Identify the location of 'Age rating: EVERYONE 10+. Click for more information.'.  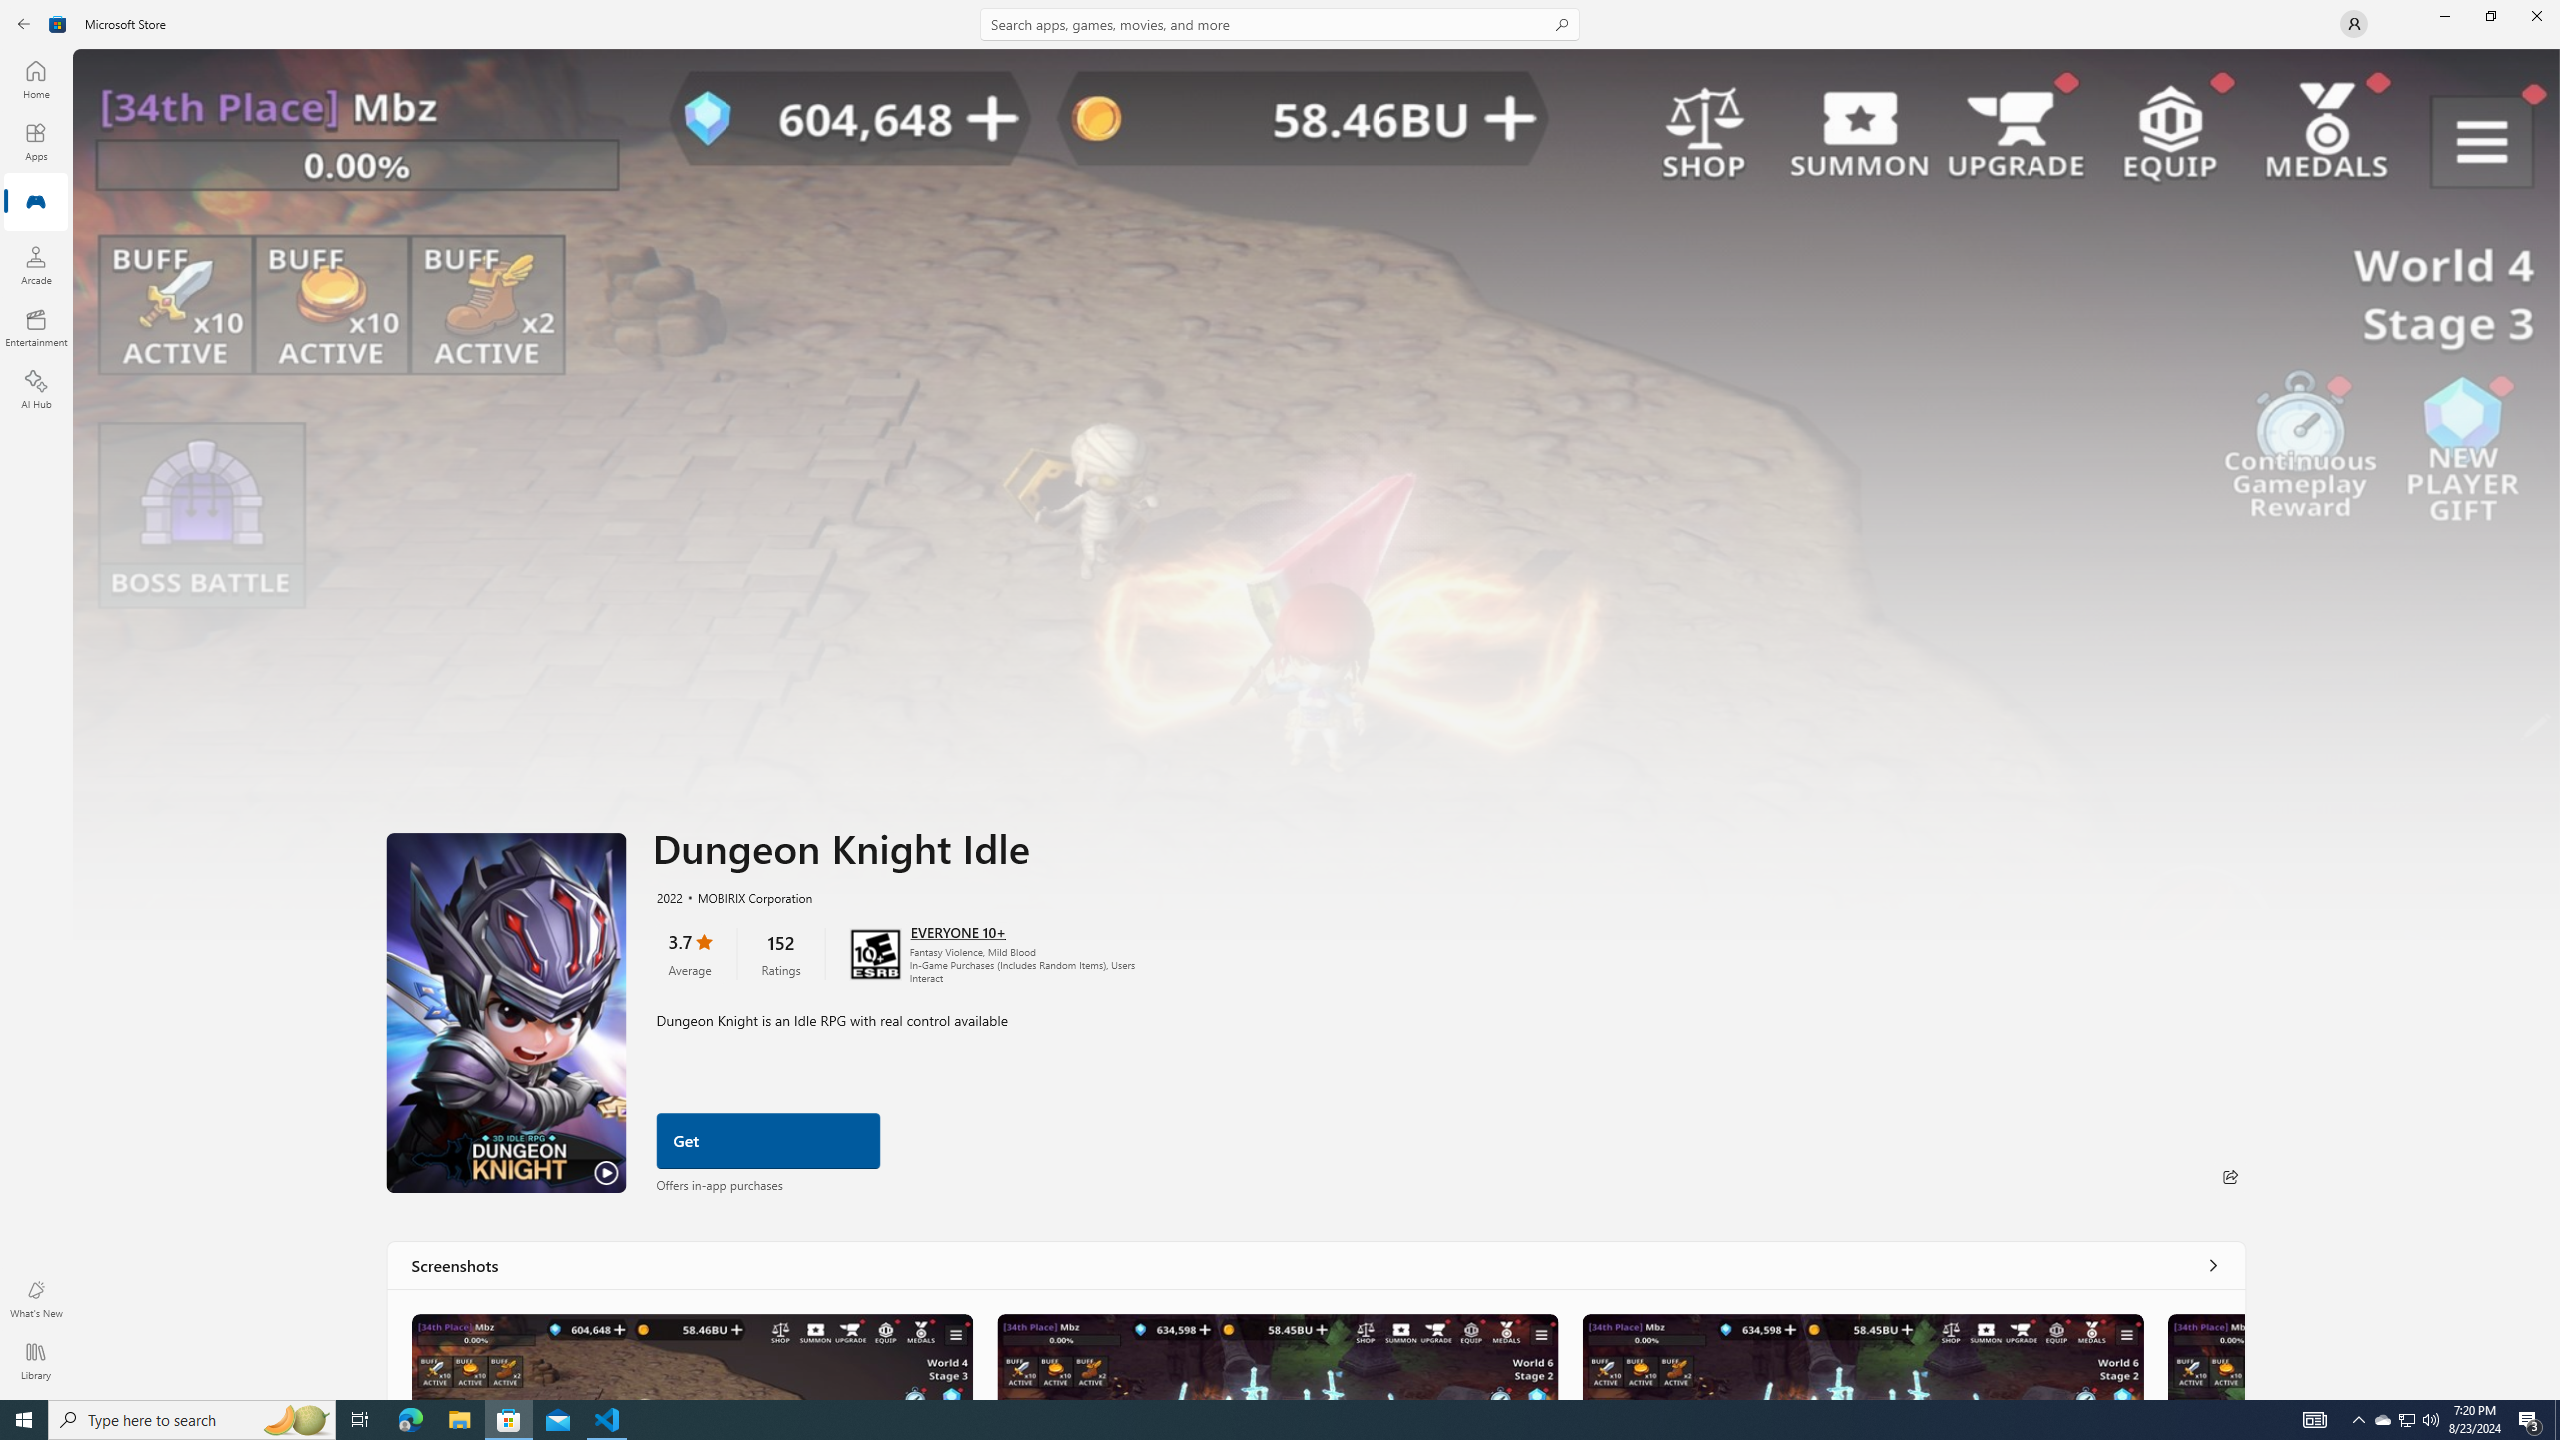
(957, 930).